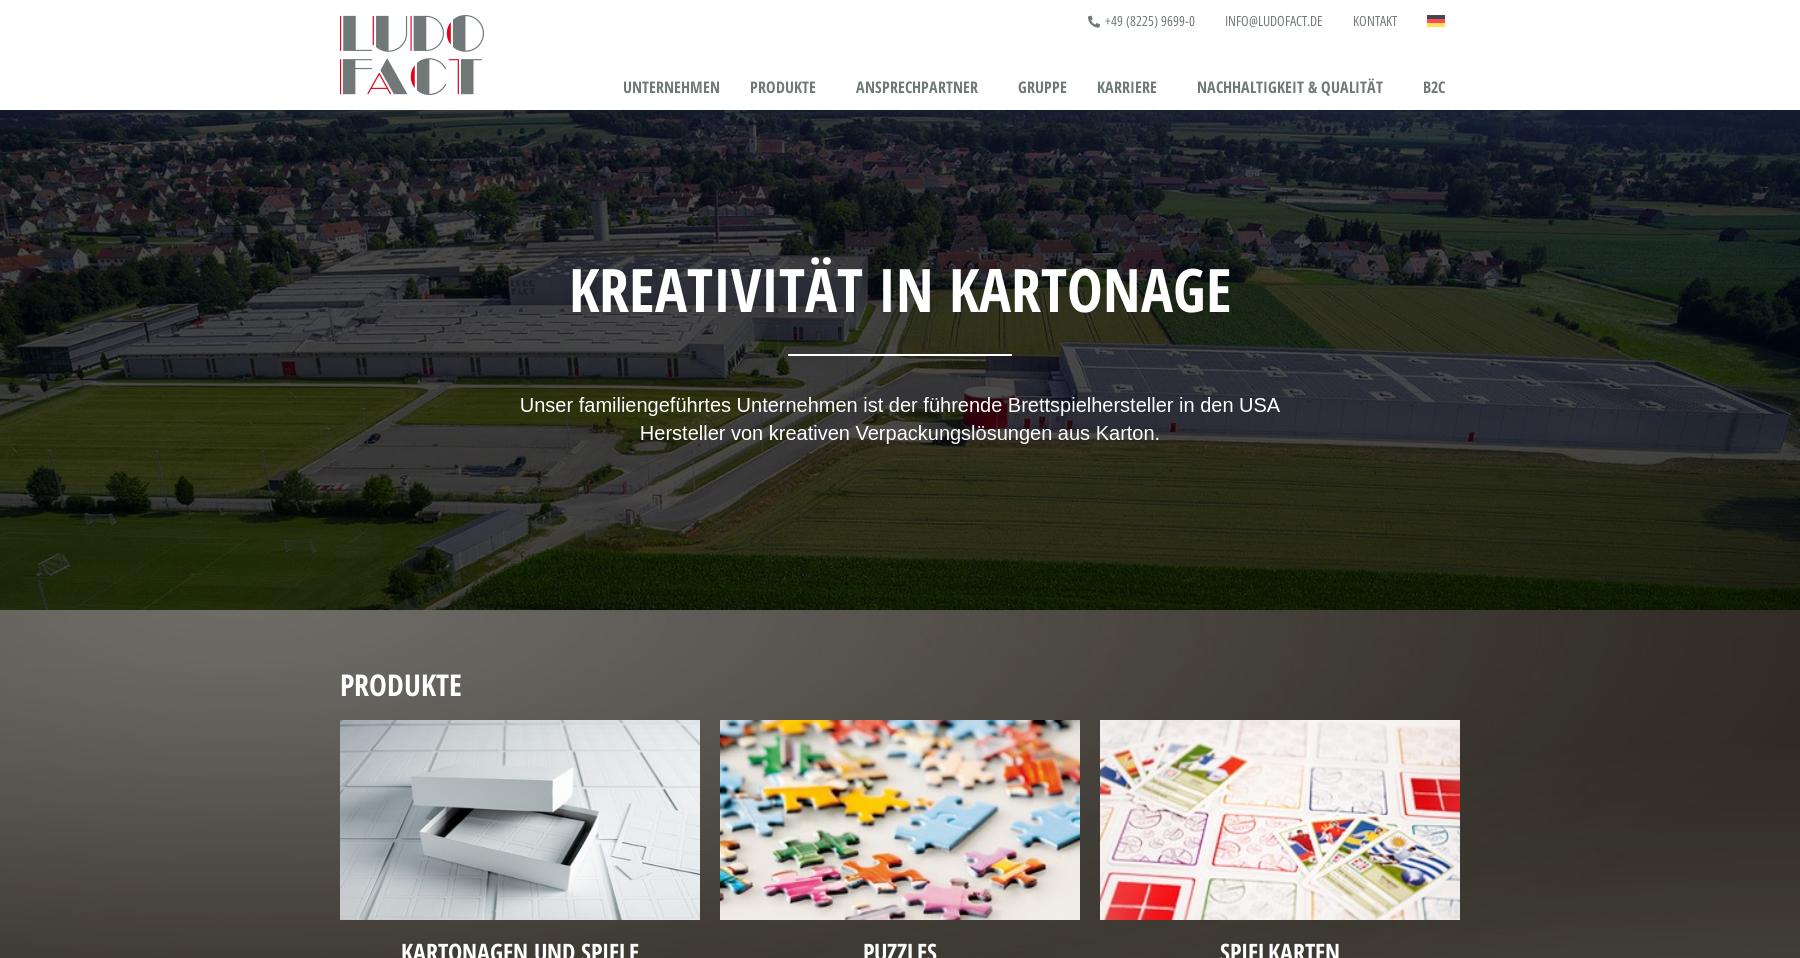 This screenshot has height=958, width=1800. Describe the element at coordinates (837, 132) in the screenshot. I see `'Kartonage & Spiele'` at that location.